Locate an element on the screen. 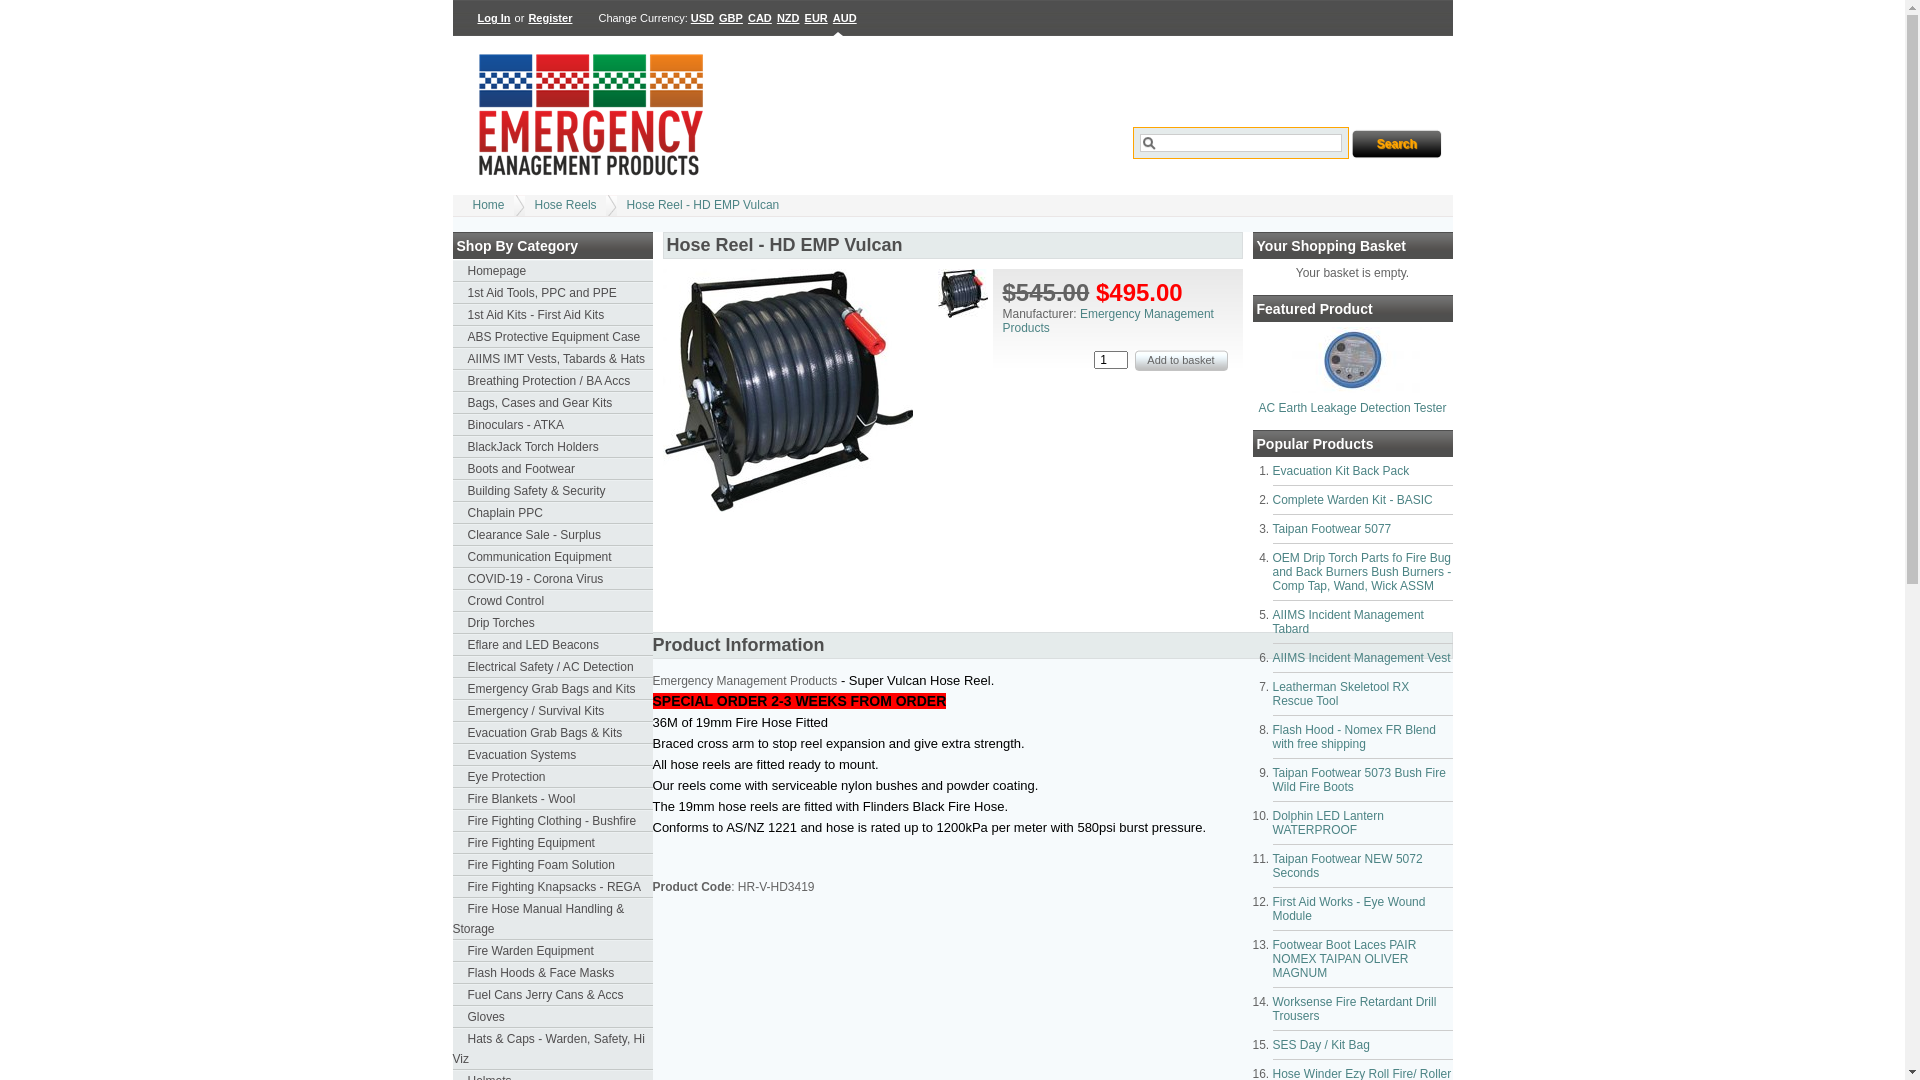 Image resolution: width=1920 pixels, height=1080 pixels. 'Hats & Caps - Warden, Safety, Hi Viz' is located at coordinates (450, 1048).